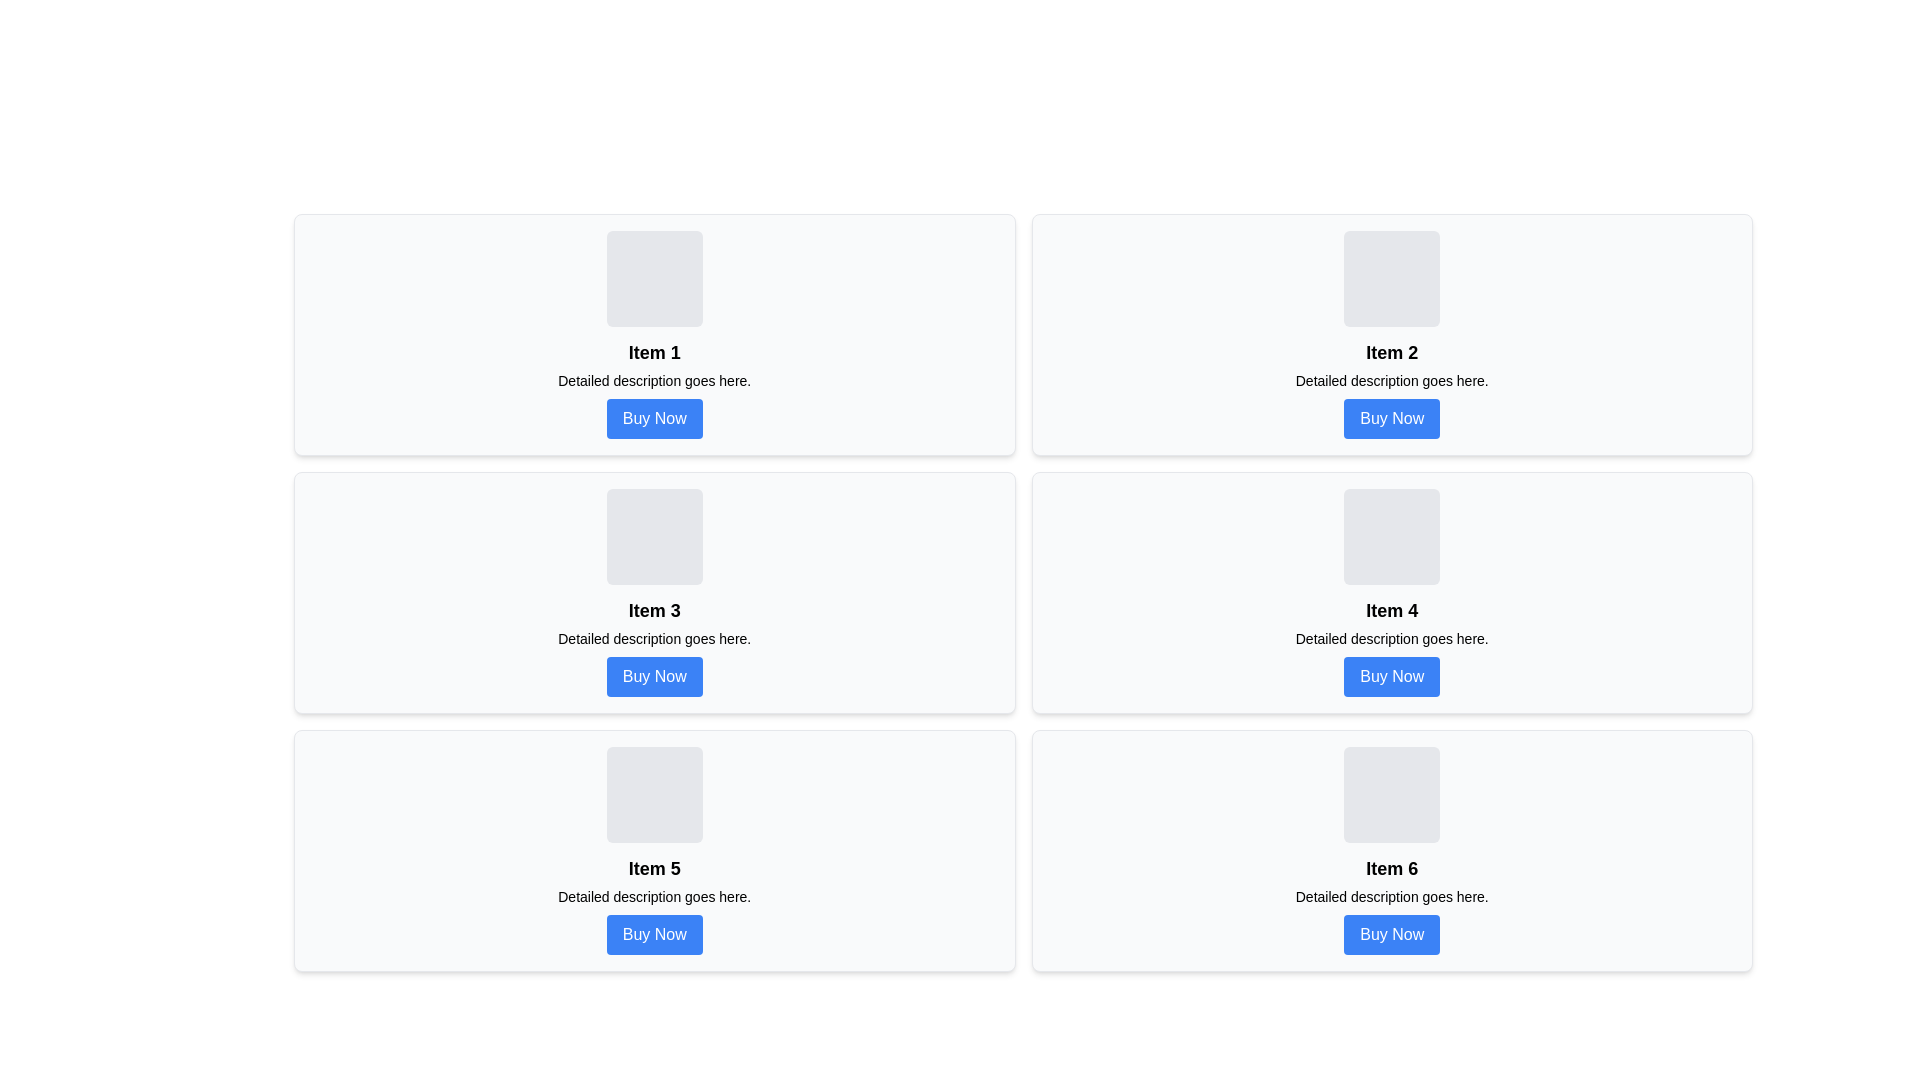 The width and height of the screenshot is (1920, 1080). Describe the element at coordinates (1391, 418) in the screenshot. I see `the 'Buy Now' button with a blue background and white text, located at the bottom of the 'Item 2' panel to initiate a purchase` at that location.